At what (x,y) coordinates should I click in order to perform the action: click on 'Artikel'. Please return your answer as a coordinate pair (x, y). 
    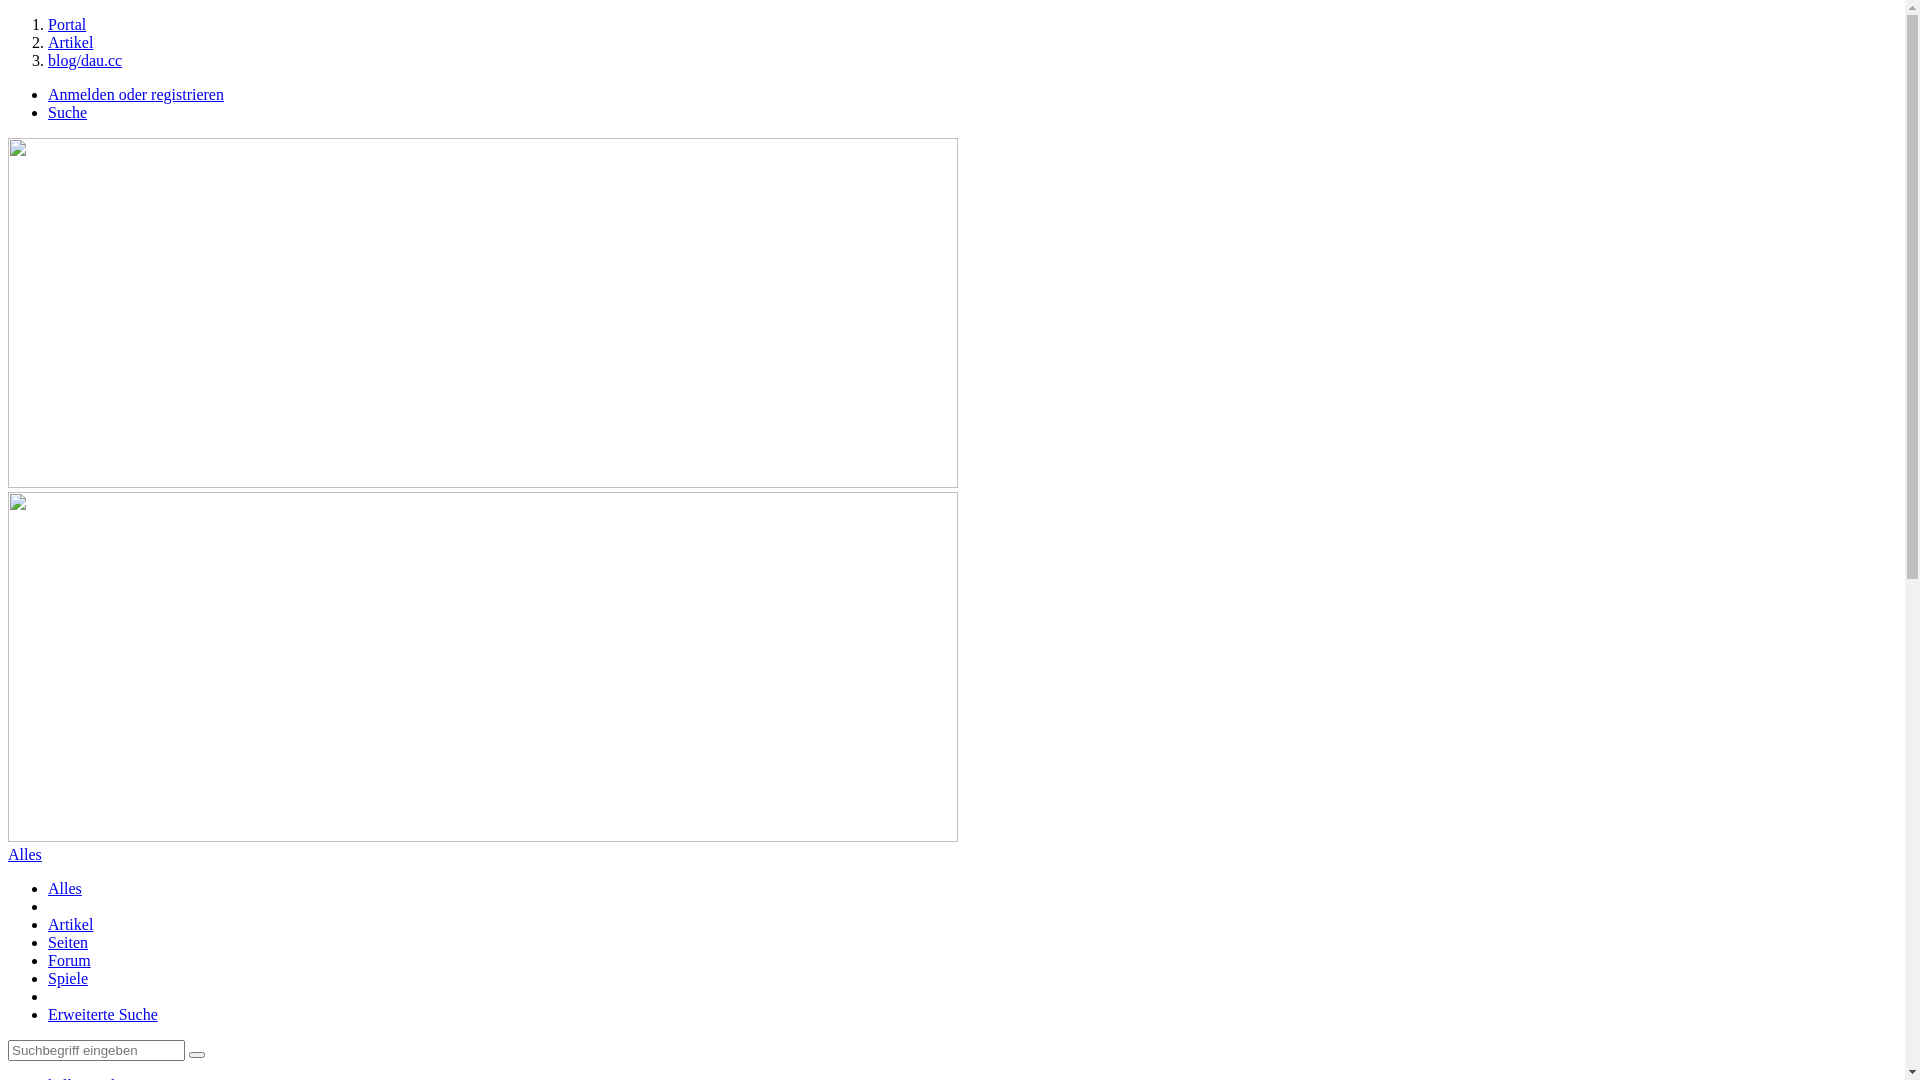
    Looking at the image, I should click on (70, 924).